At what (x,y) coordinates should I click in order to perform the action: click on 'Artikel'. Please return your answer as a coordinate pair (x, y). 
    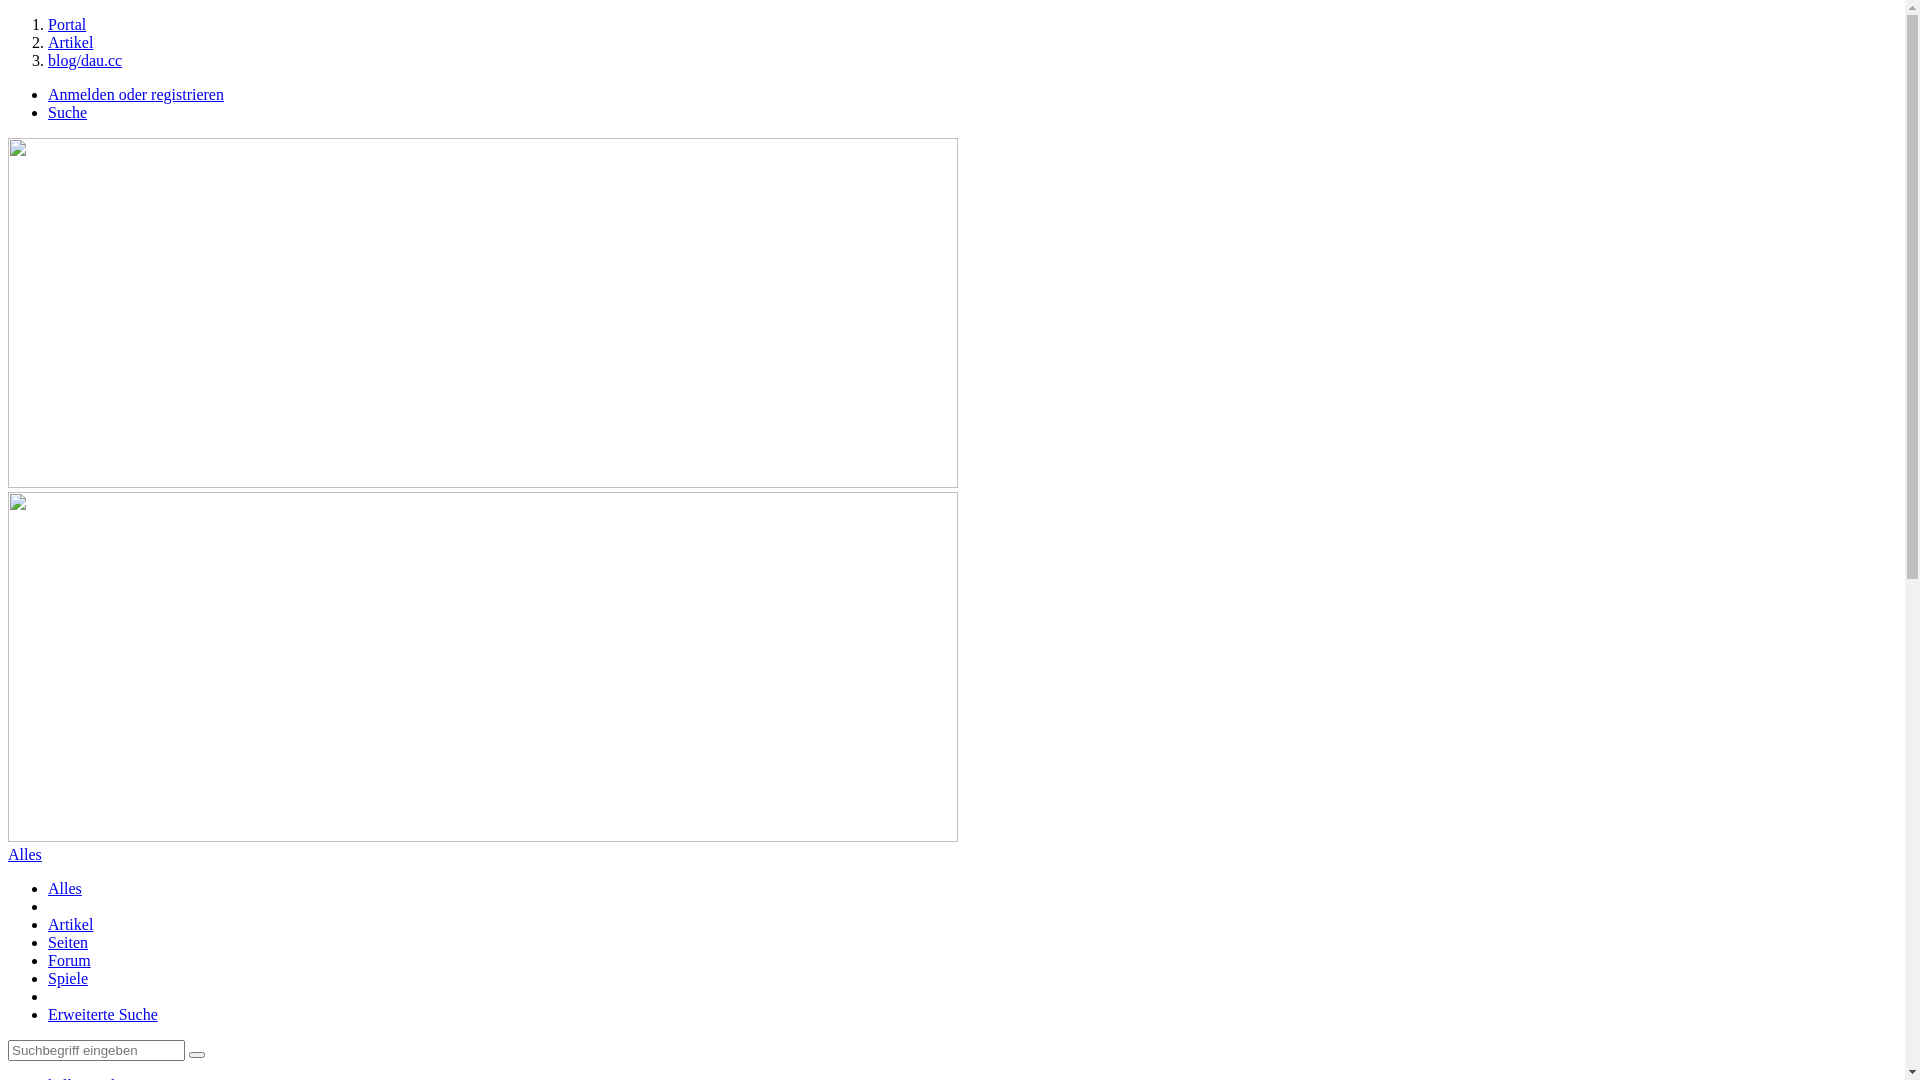
    Looking at the image, I should click on (70, 924).